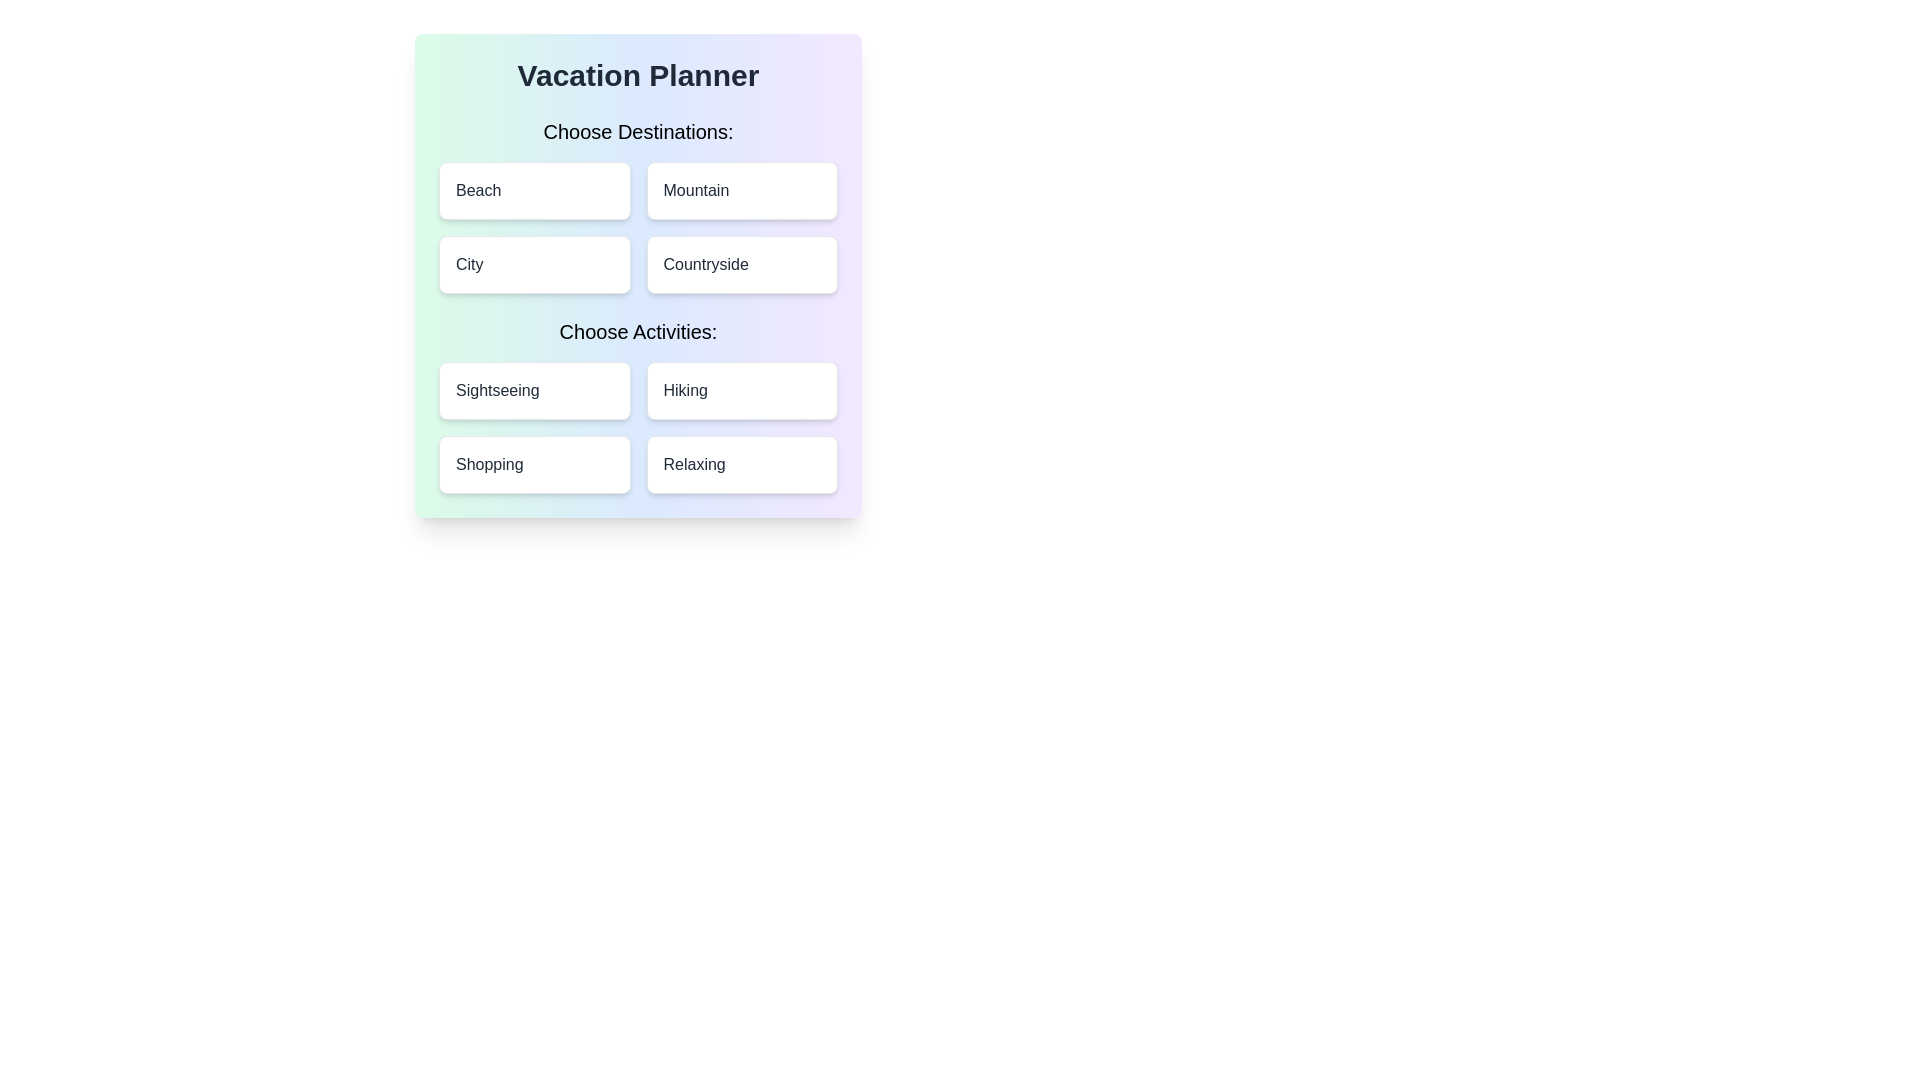 The image size is (1920, 1080). Describe the element at coordinates (534, 264) in the screenshot. I see `the 'City' button, which is the third button in the grid under the 'Choose Destinations' section, located to the left of the 'Countryside' button and below the 'Beach' button` at that location.